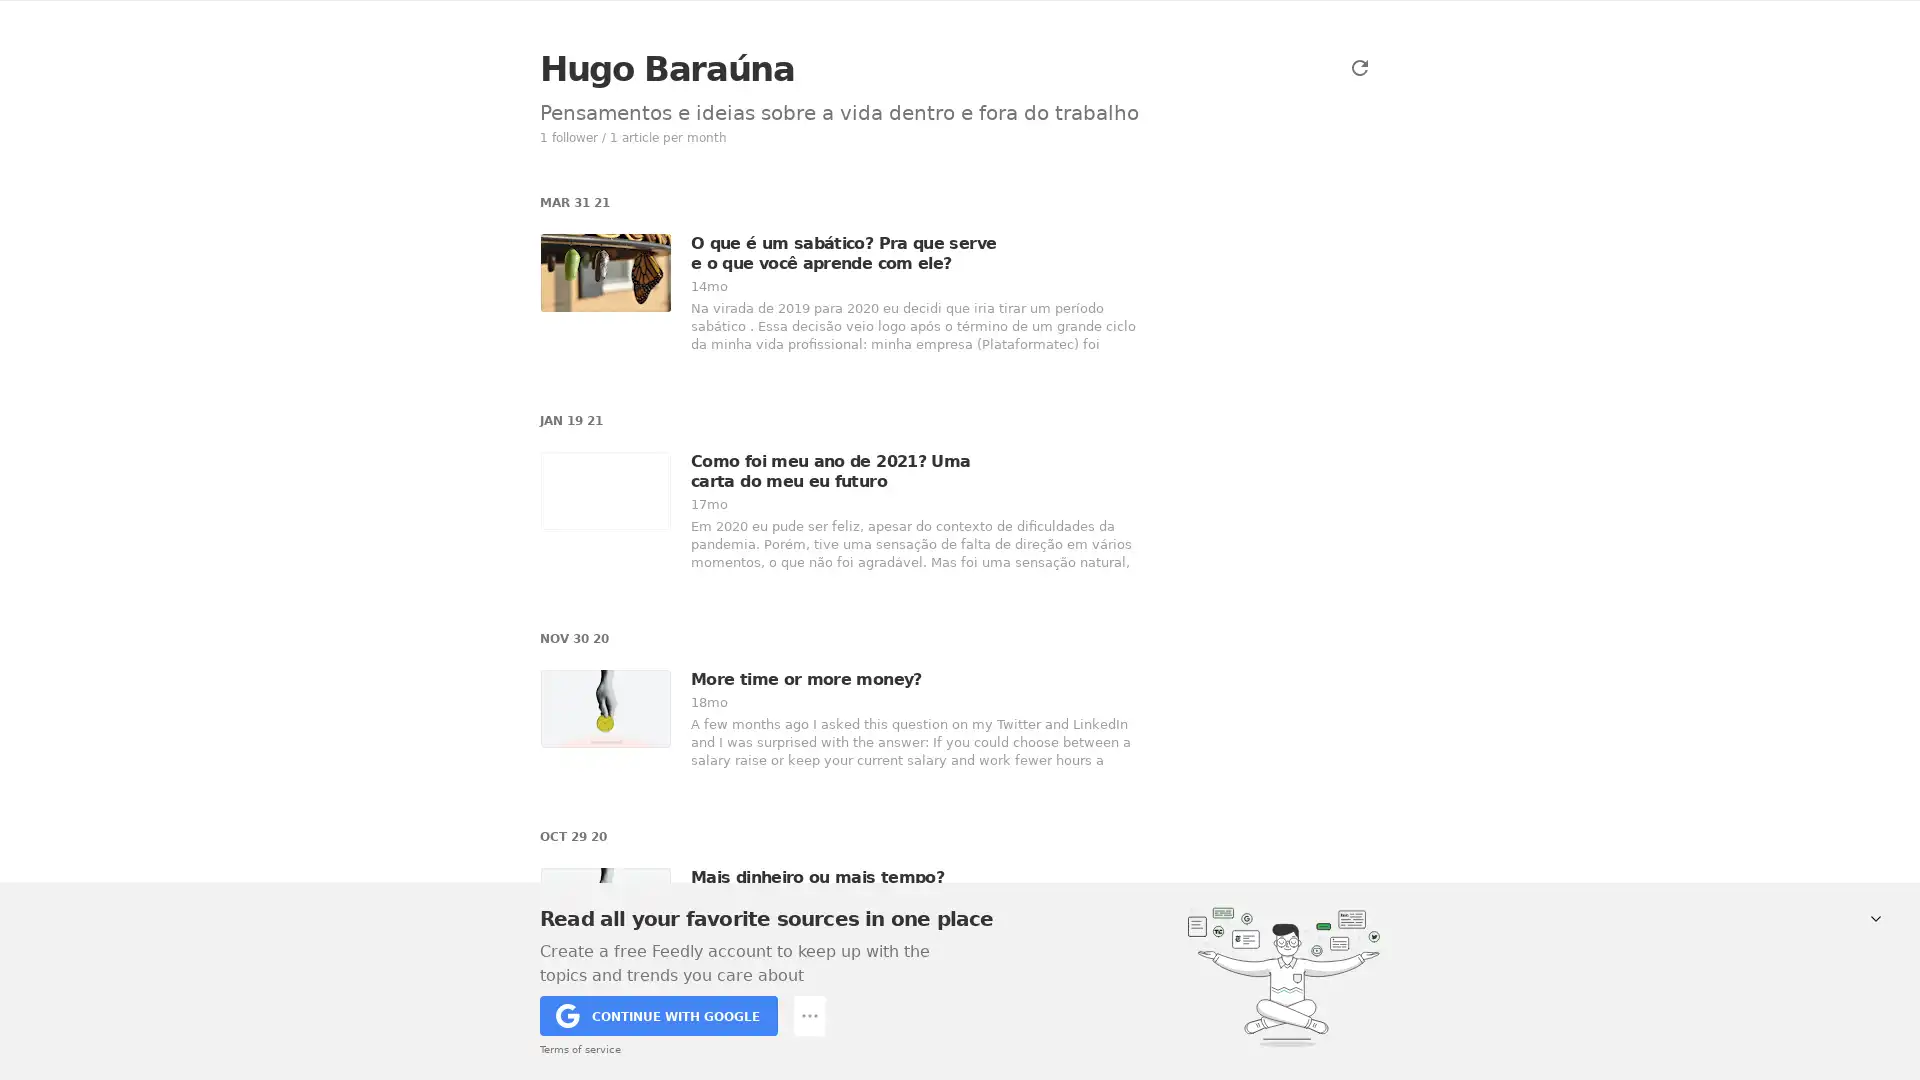 Image resolution: width=1920 pixels, height=1080 pixels. Describe the element at coordinates (658, 1015) in the screenshot. I see `CONTINUE WITH GOOGLE` at that location.